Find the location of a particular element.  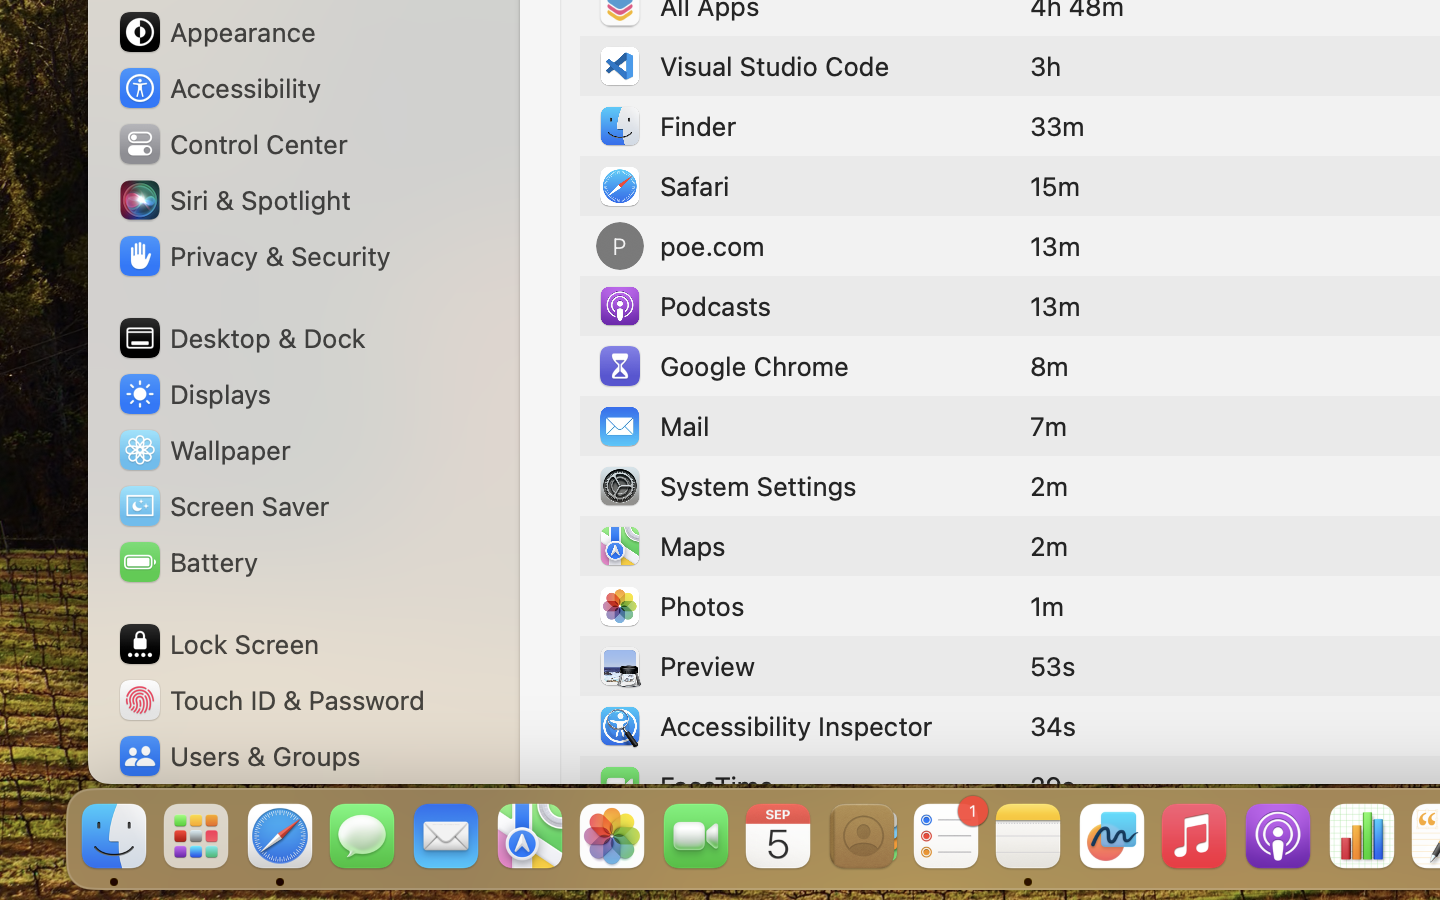

'Touch ID & Password' is located at coordinates (270, 699).